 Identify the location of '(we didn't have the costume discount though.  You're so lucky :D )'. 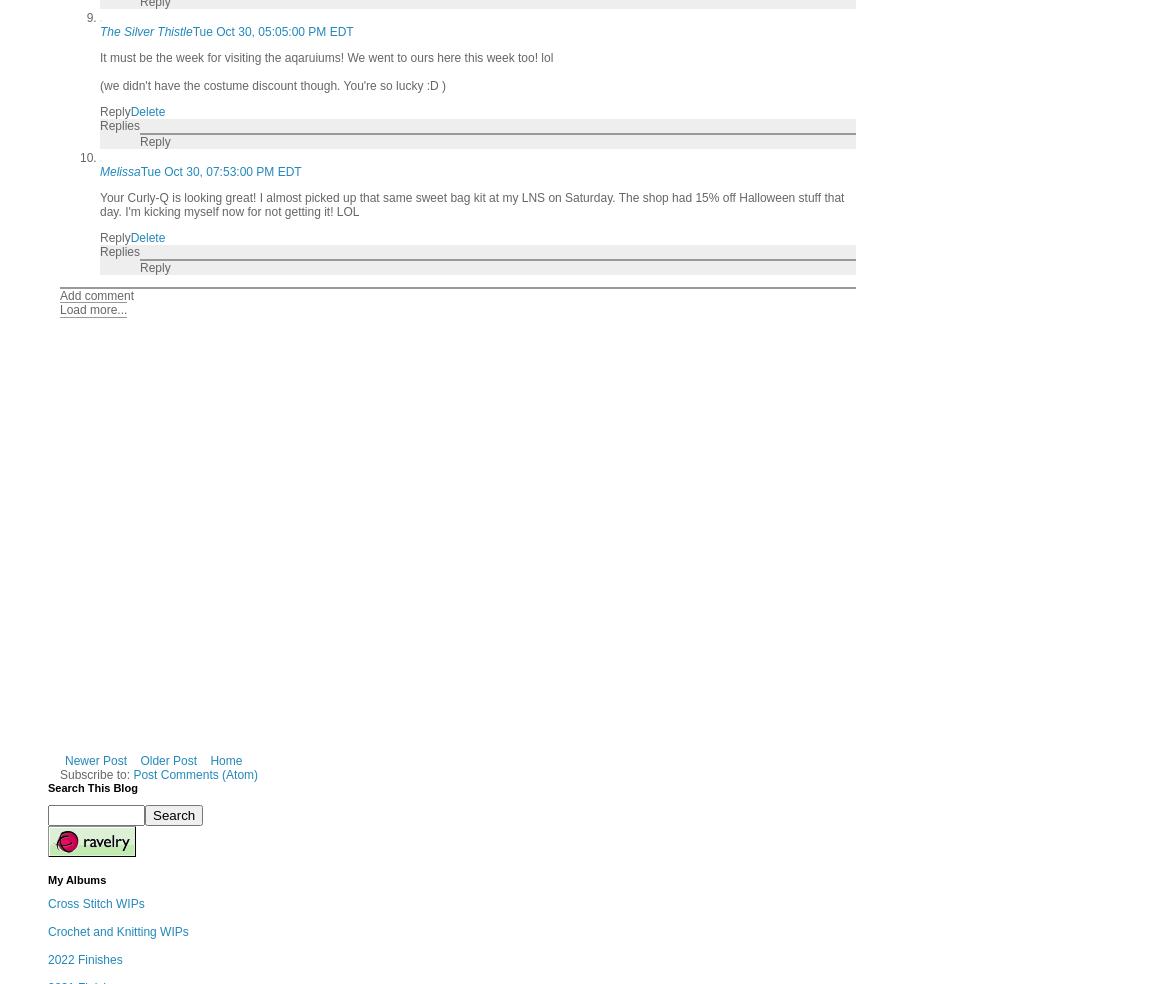
(272, 84).